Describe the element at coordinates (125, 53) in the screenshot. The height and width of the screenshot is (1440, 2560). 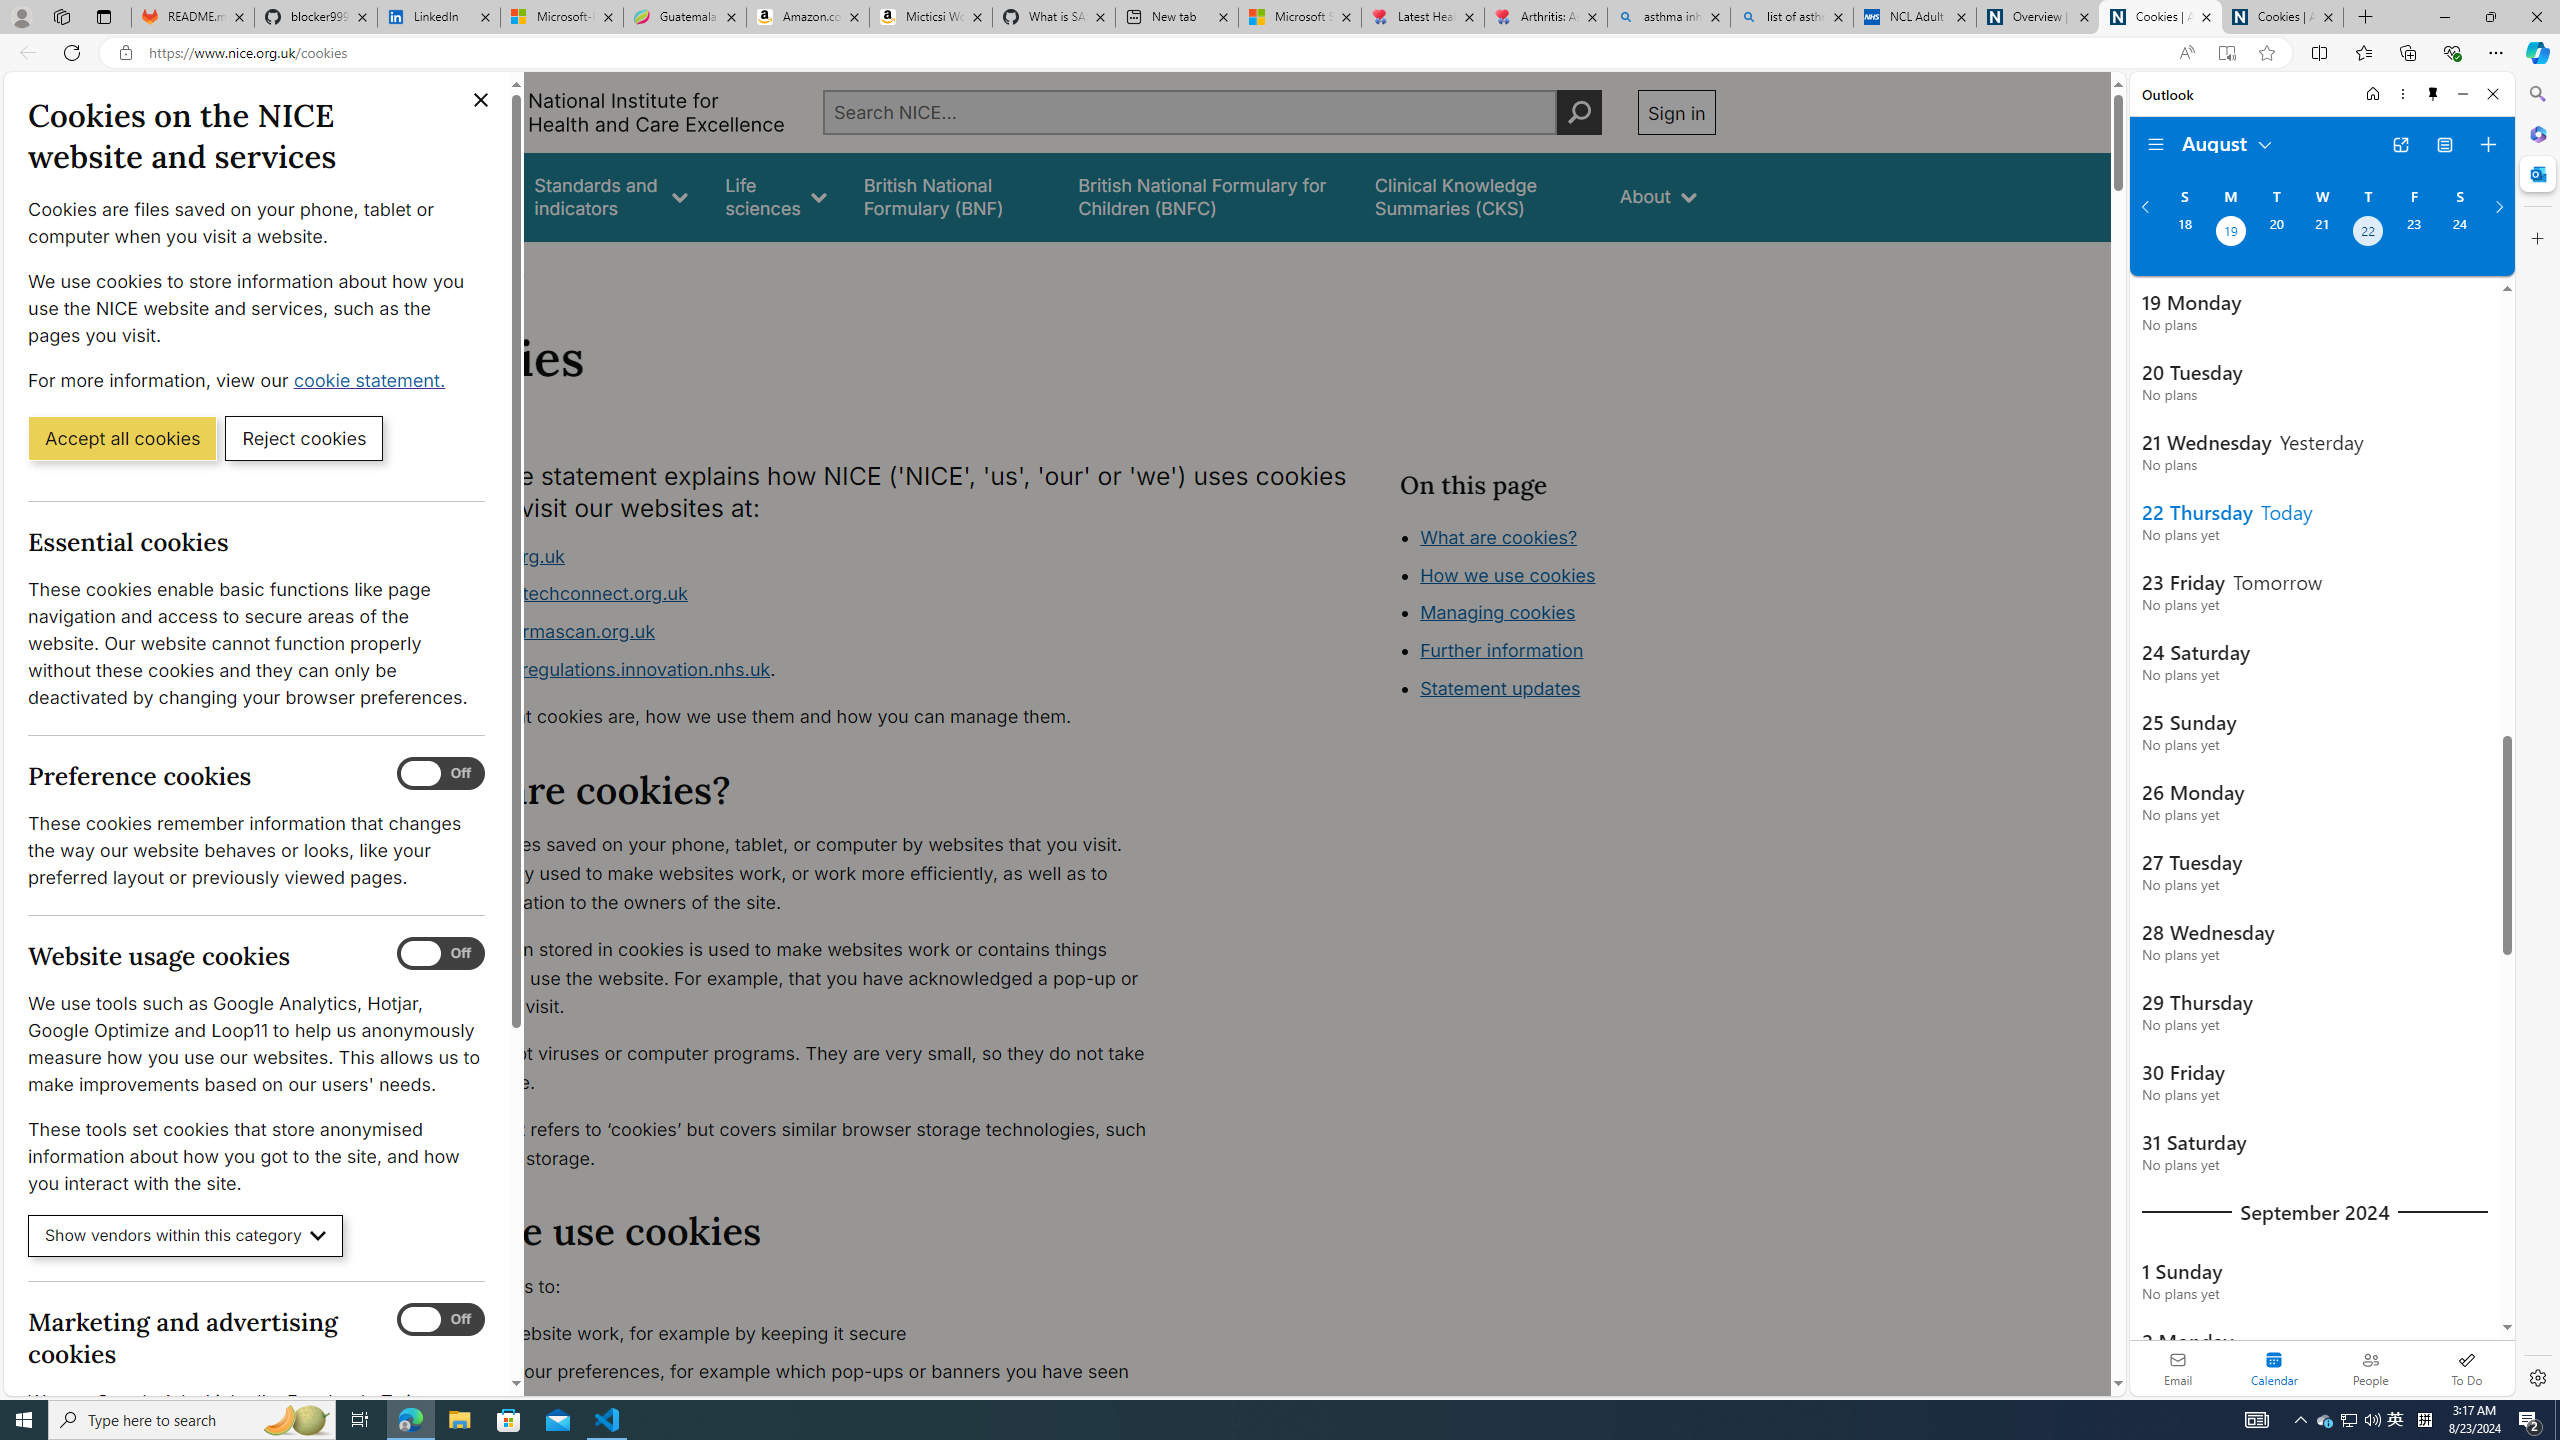
I see `'View site information'` at that location.